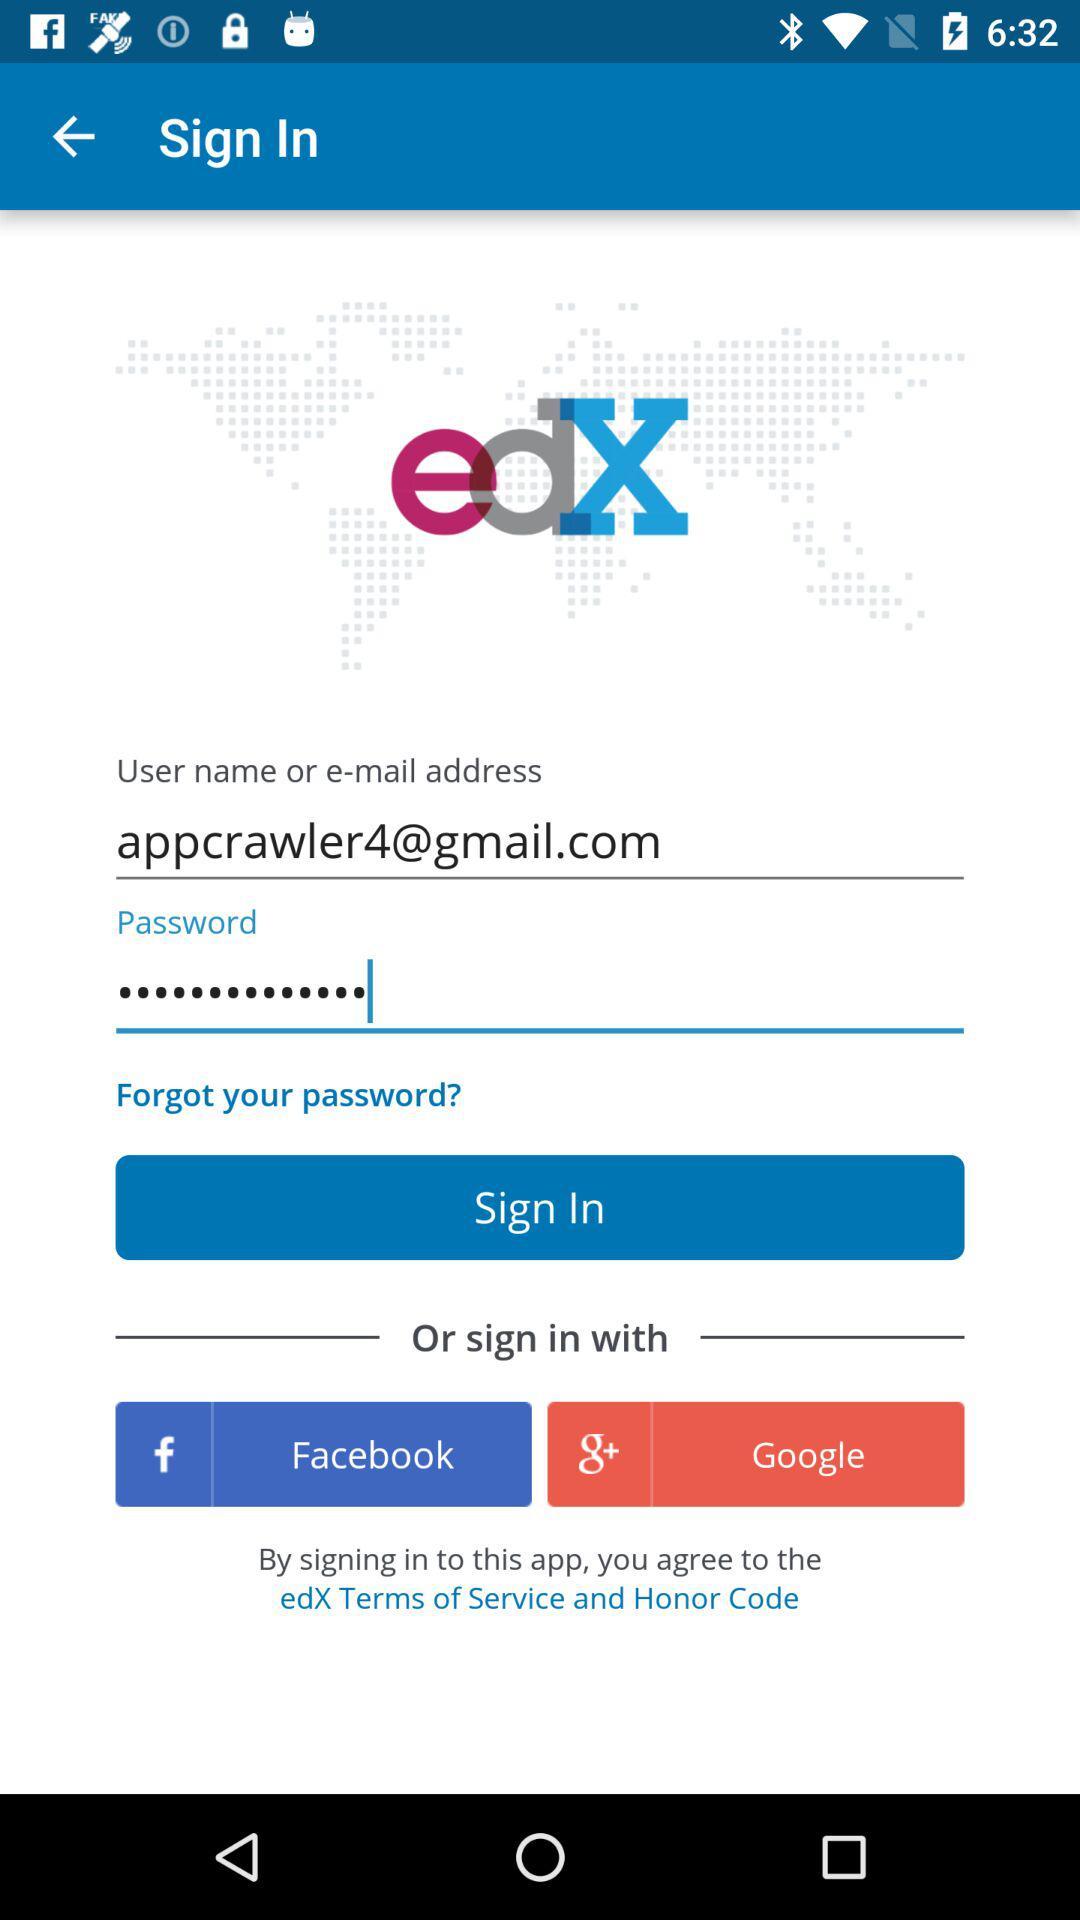  I want to click on the appcrawler4@gmail.com, so click(540, 840).